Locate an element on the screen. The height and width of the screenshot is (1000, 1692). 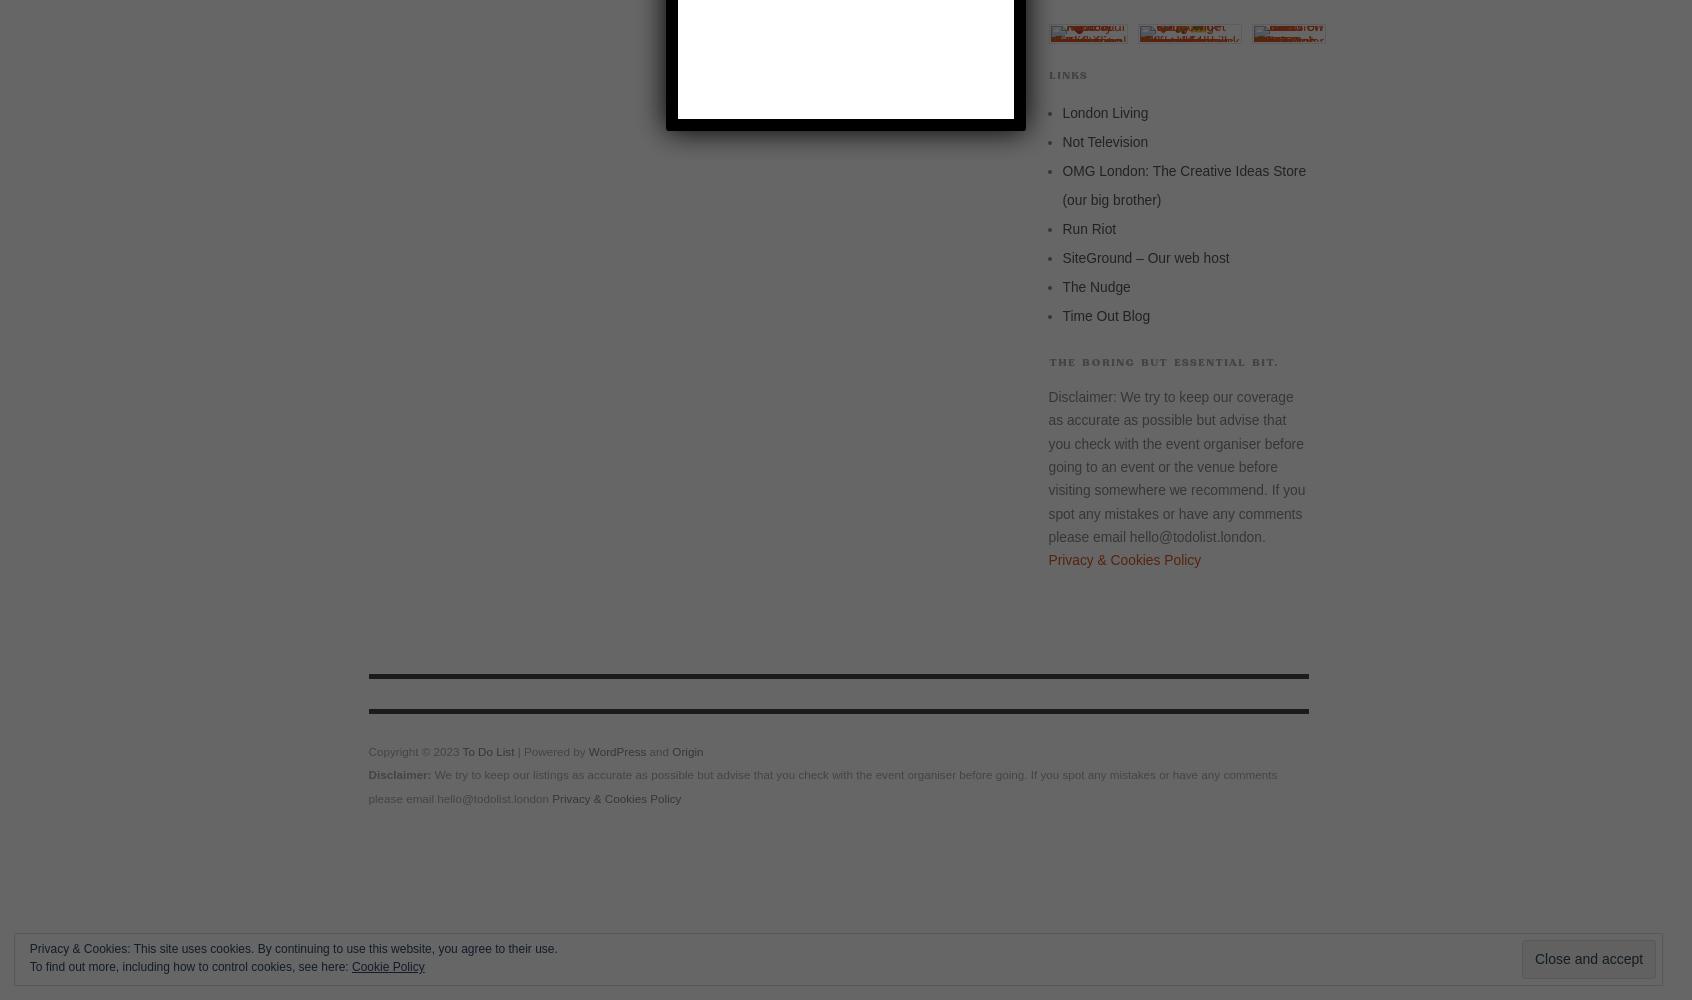
'We try to keep our listings as accurate as possible but advise that you check with the event organiser before going. If you spot any mistakes or have any comments please email hello@todolist.london' is located at coordinates (368, 786).